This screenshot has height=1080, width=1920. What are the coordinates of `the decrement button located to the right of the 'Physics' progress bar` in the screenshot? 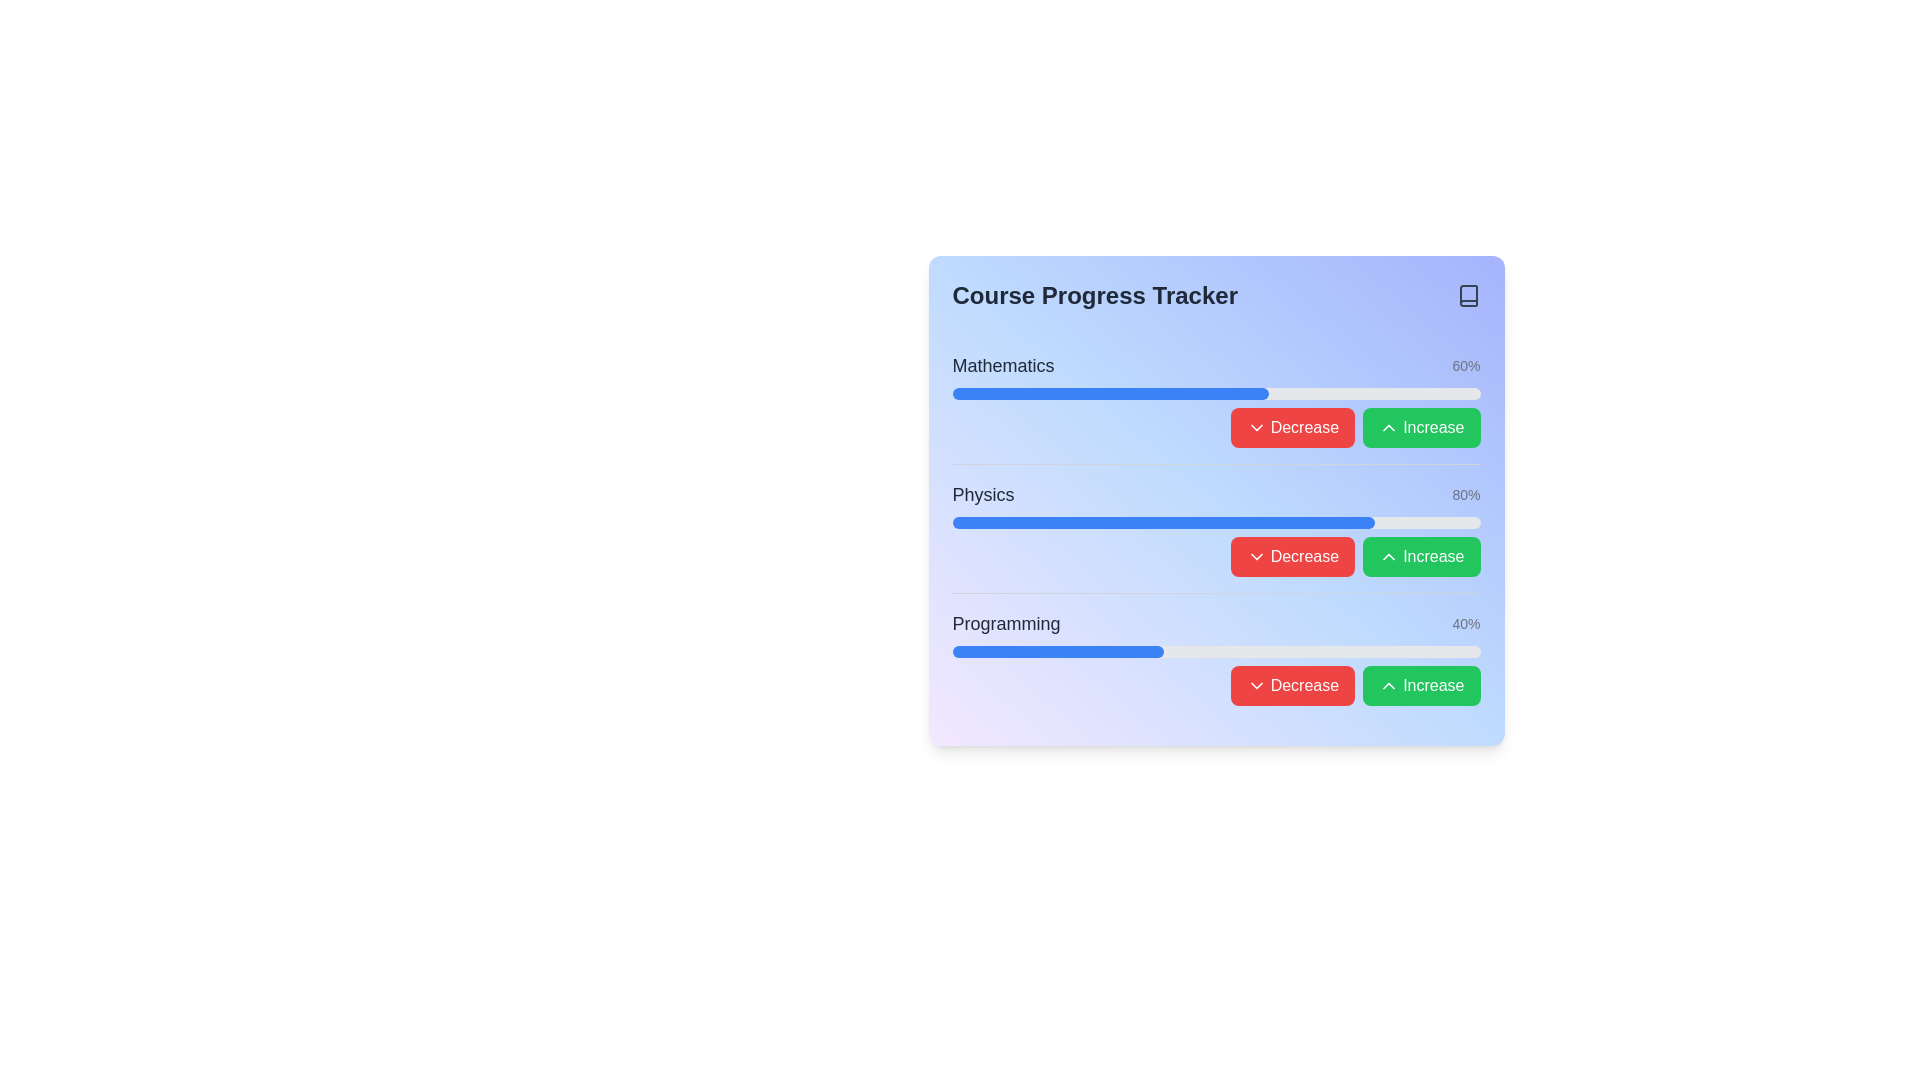 It's located at (1292, 556).